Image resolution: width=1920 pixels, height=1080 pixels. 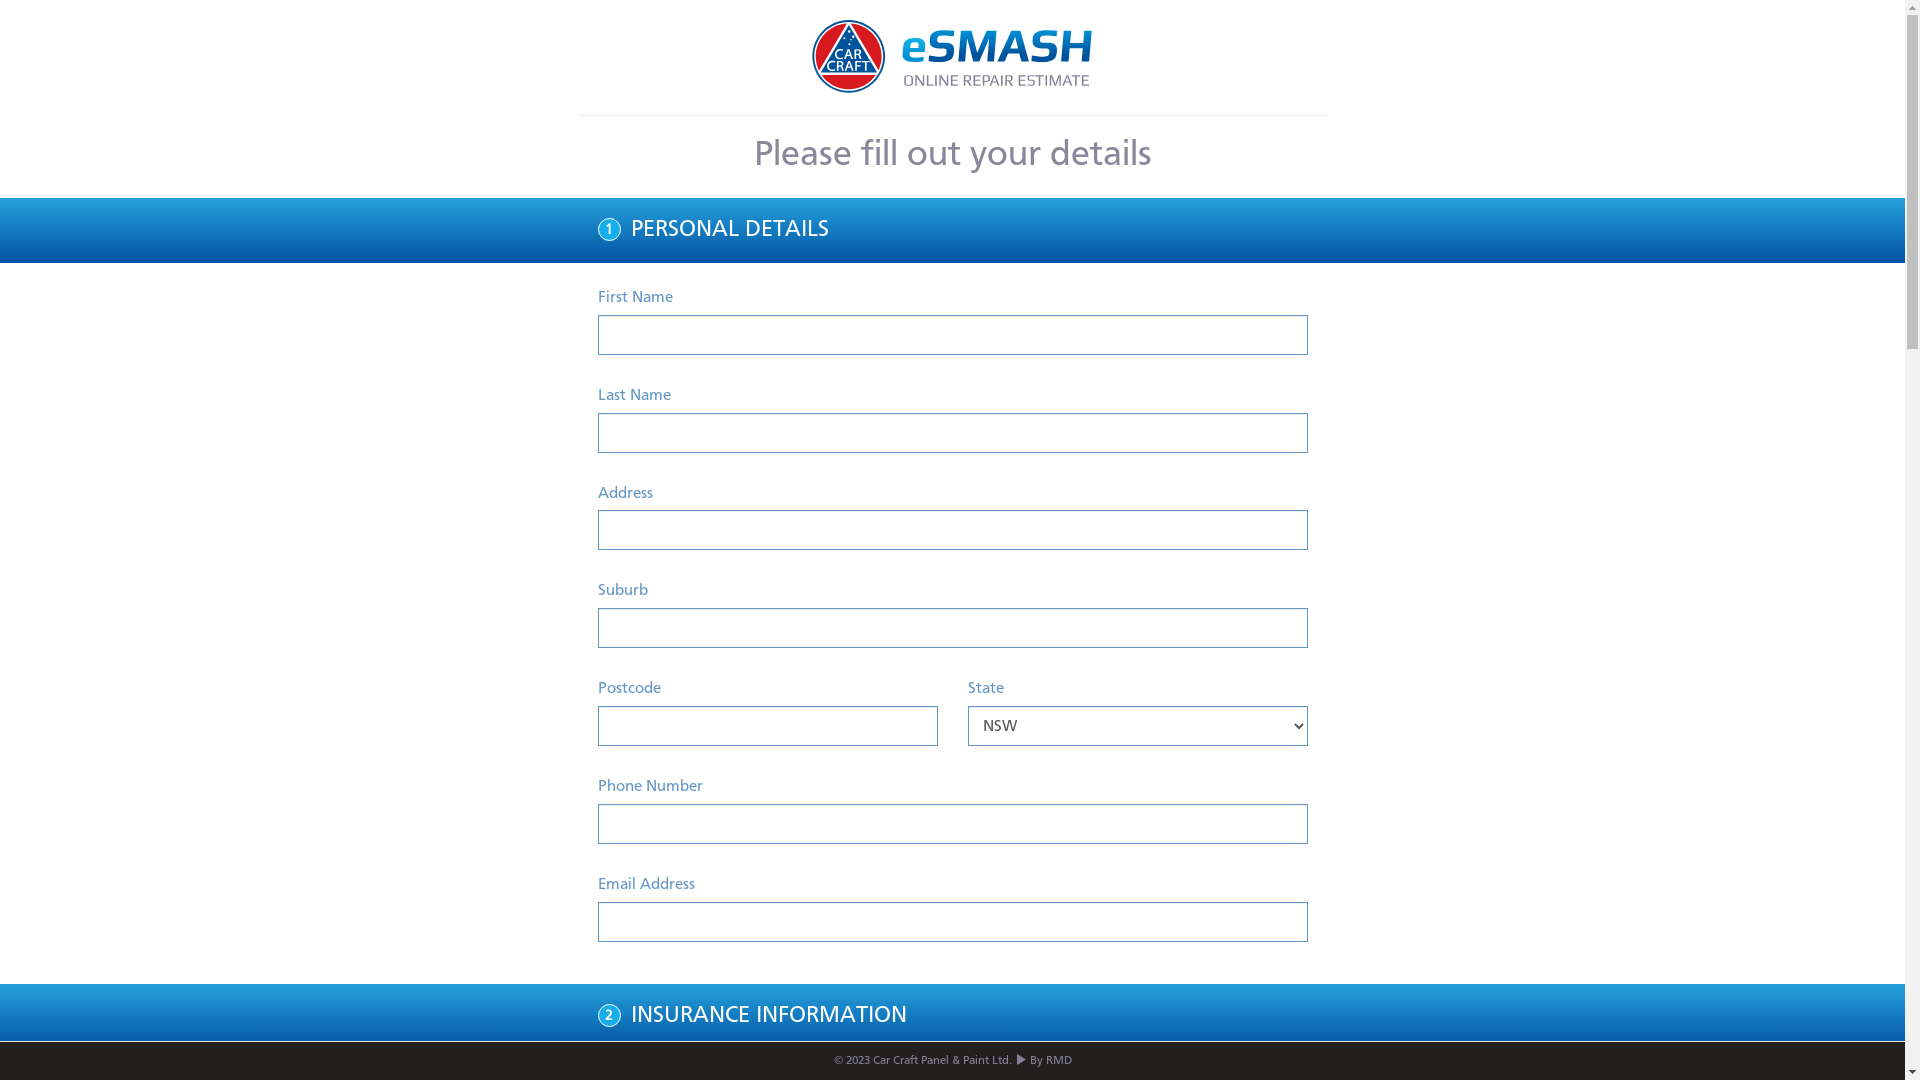 I want to click on 'eSMASH - Online Repair Estimate', so click(x=952, y=56).